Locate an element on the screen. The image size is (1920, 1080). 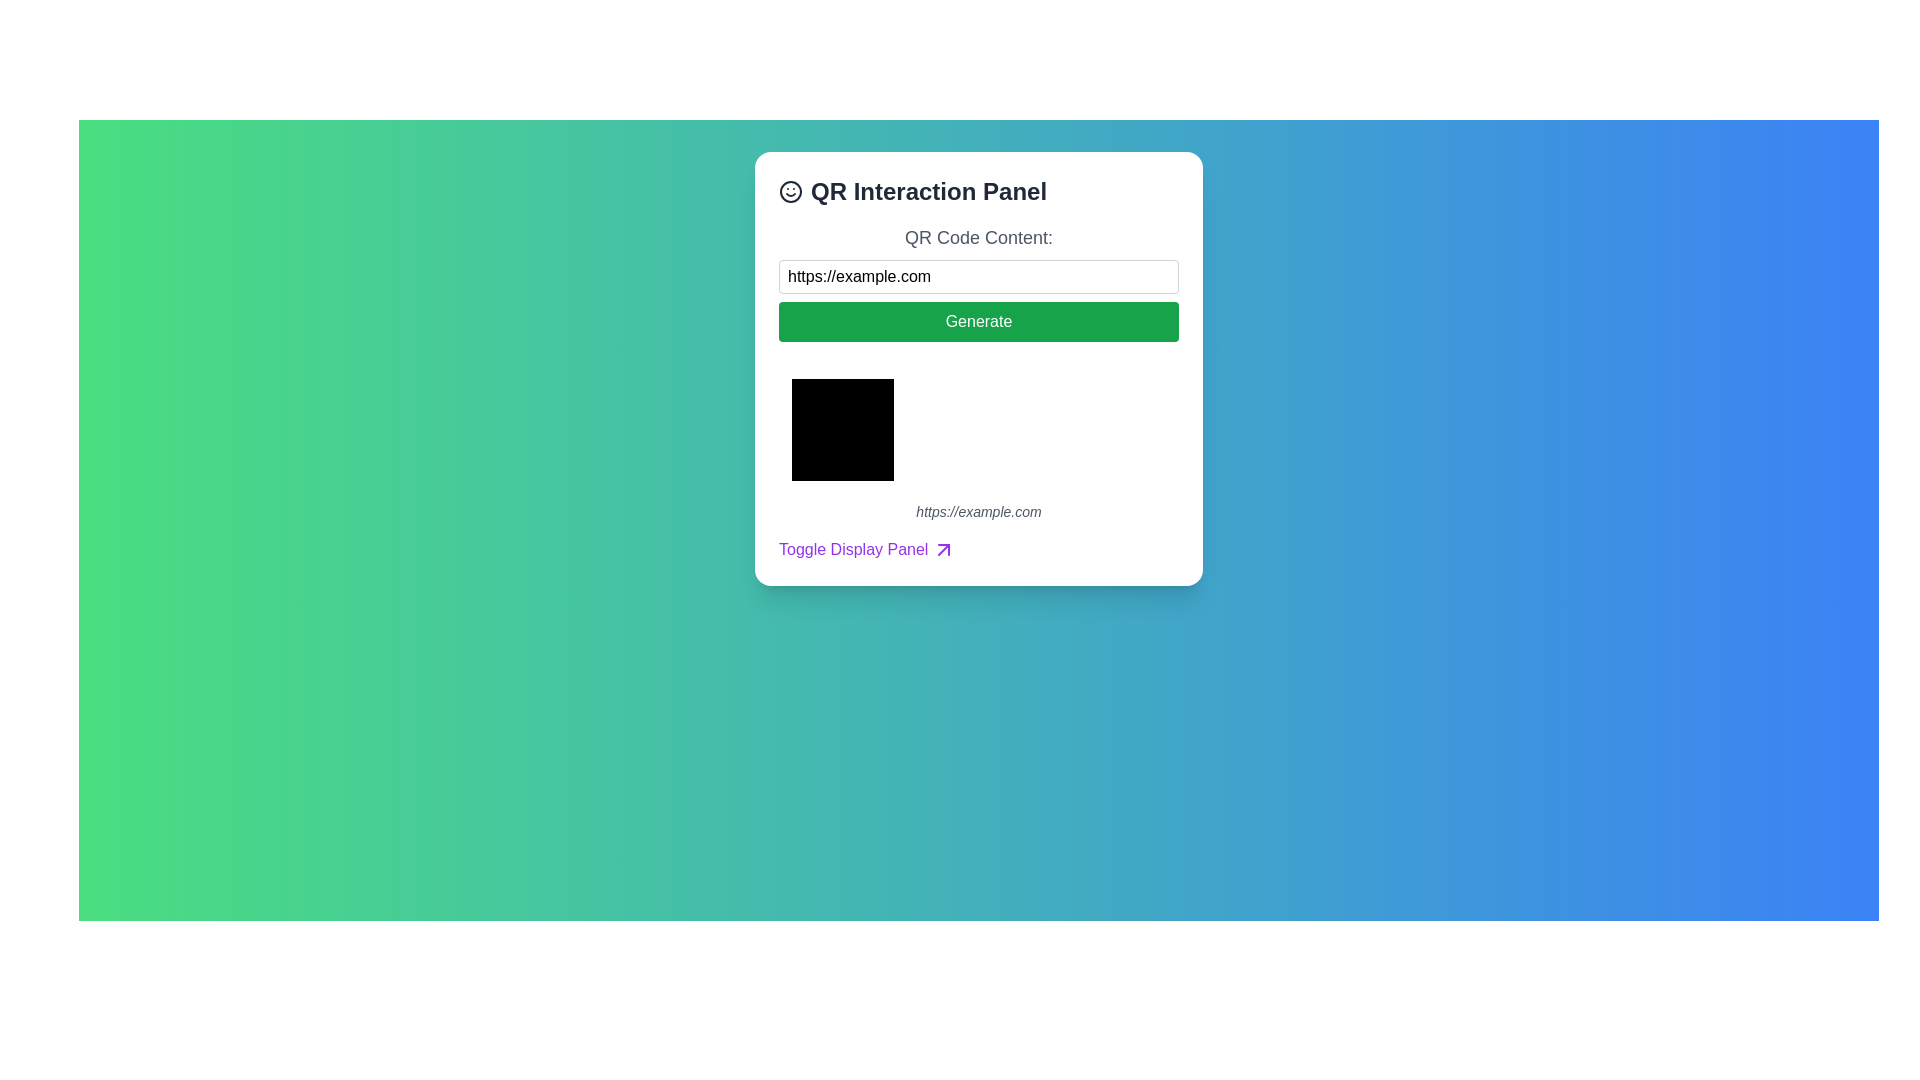
the static text displaying the URL 'https://example.com', which is positioned below a black square and below the green 'Generate' button is located at coordinates (979, 507).